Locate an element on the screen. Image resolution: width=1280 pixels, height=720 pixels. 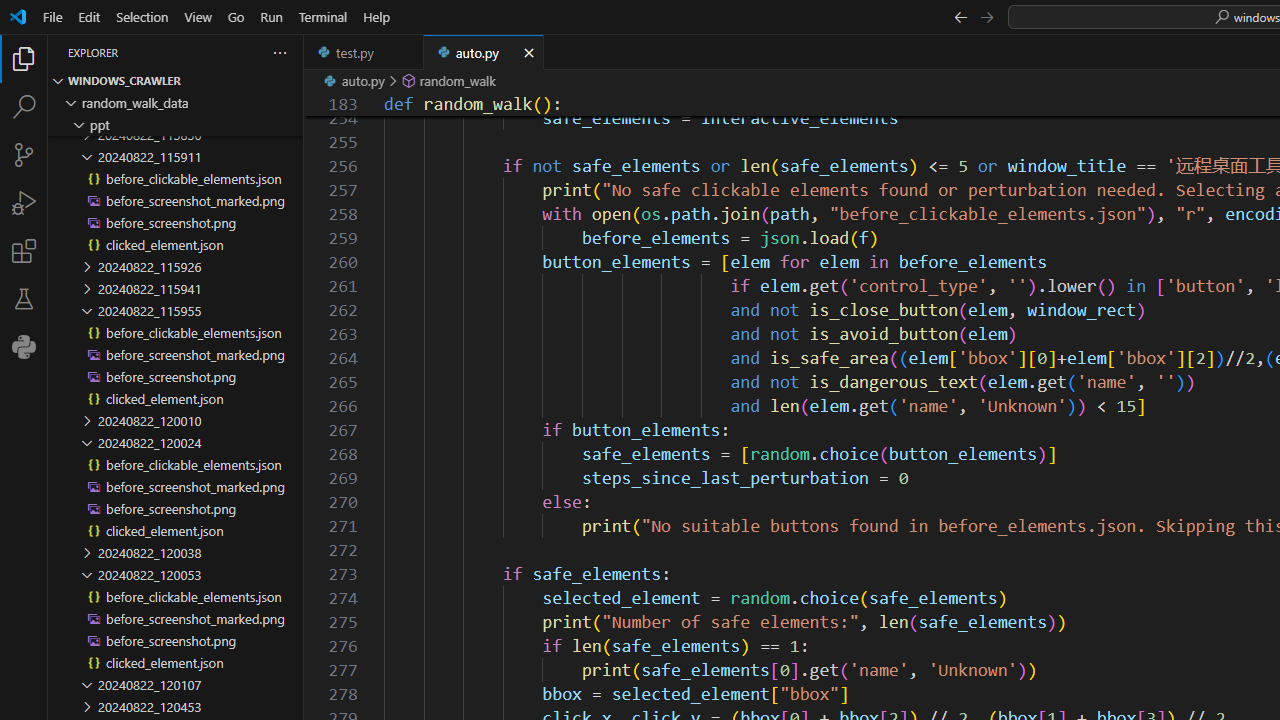
'Run and Debug (Ctrl+Shift+D)' is located at coordinates (24, 203).